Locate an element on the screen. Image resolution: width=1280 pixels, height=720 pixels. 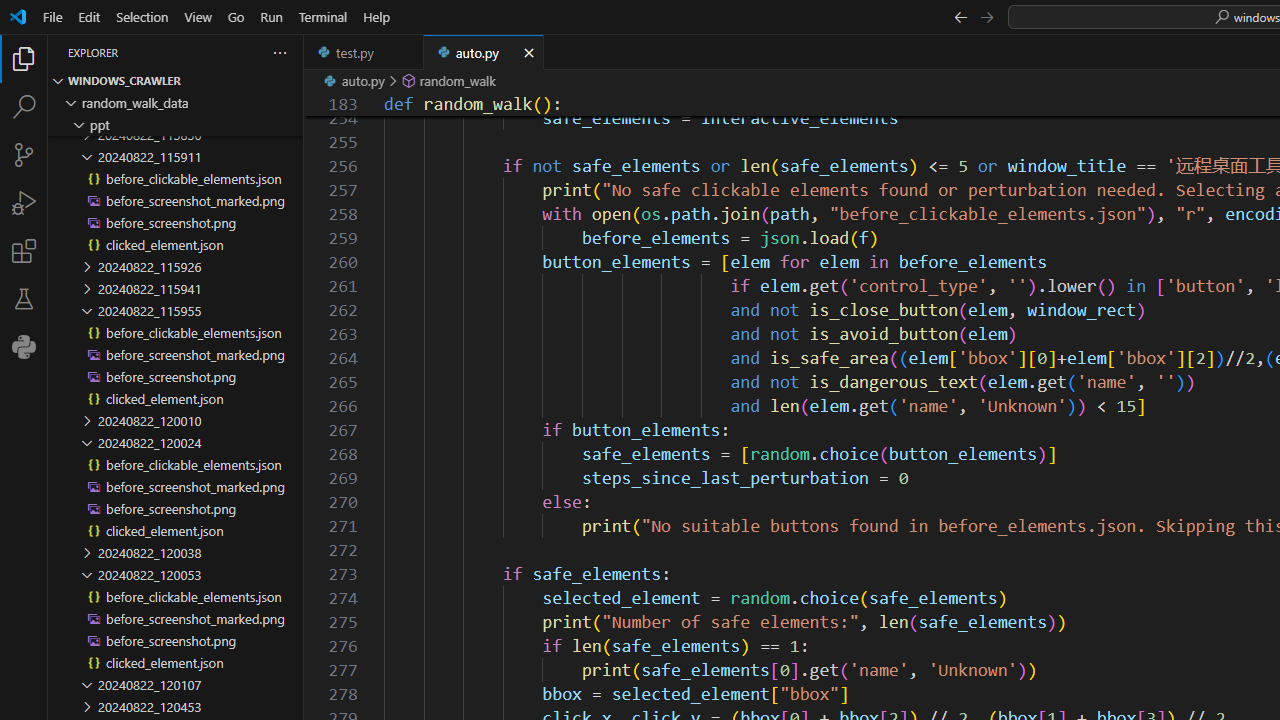
'Run and Debug (Ctrl+Shift+D)' is located at coordinates (24, 203).